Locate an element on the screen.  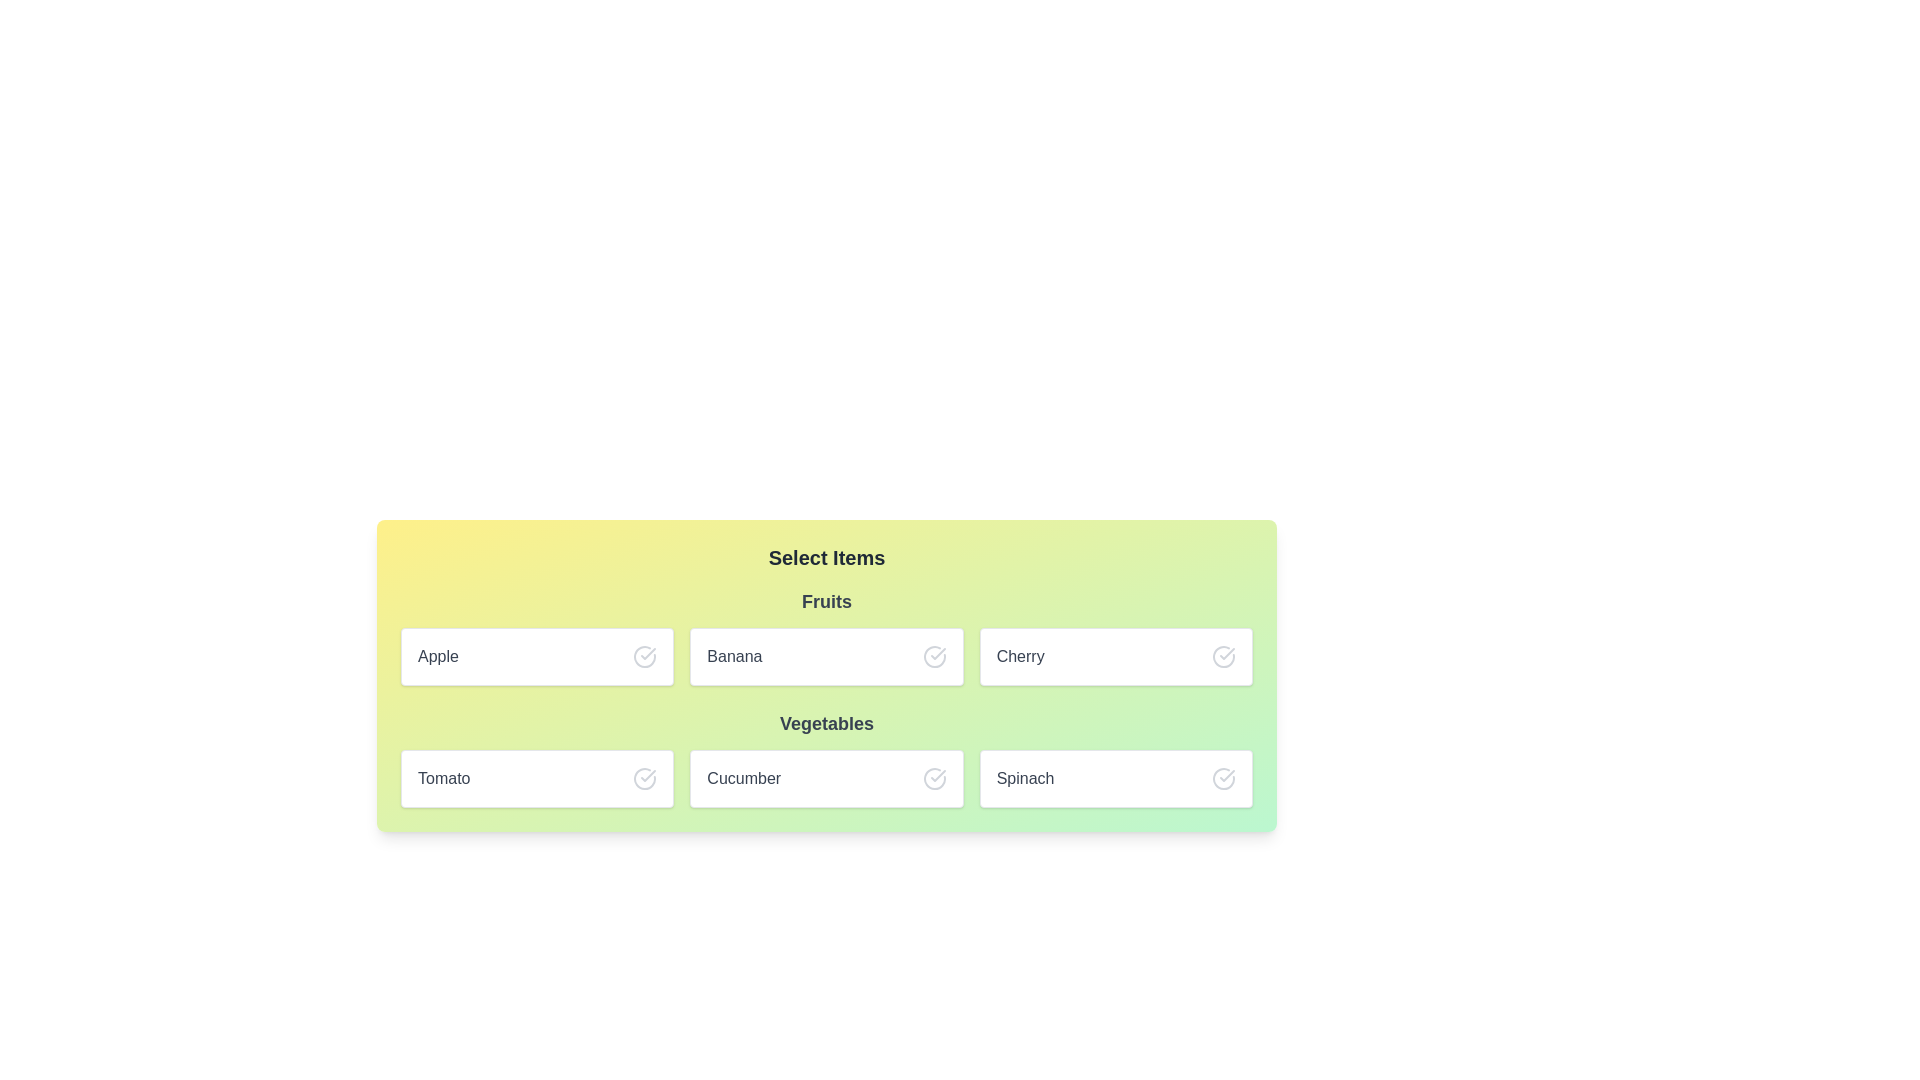
the small green checkmark icon associated with the 'Tomato' selection option in the 'Vegetables' category is located at coordinates (648, 774).